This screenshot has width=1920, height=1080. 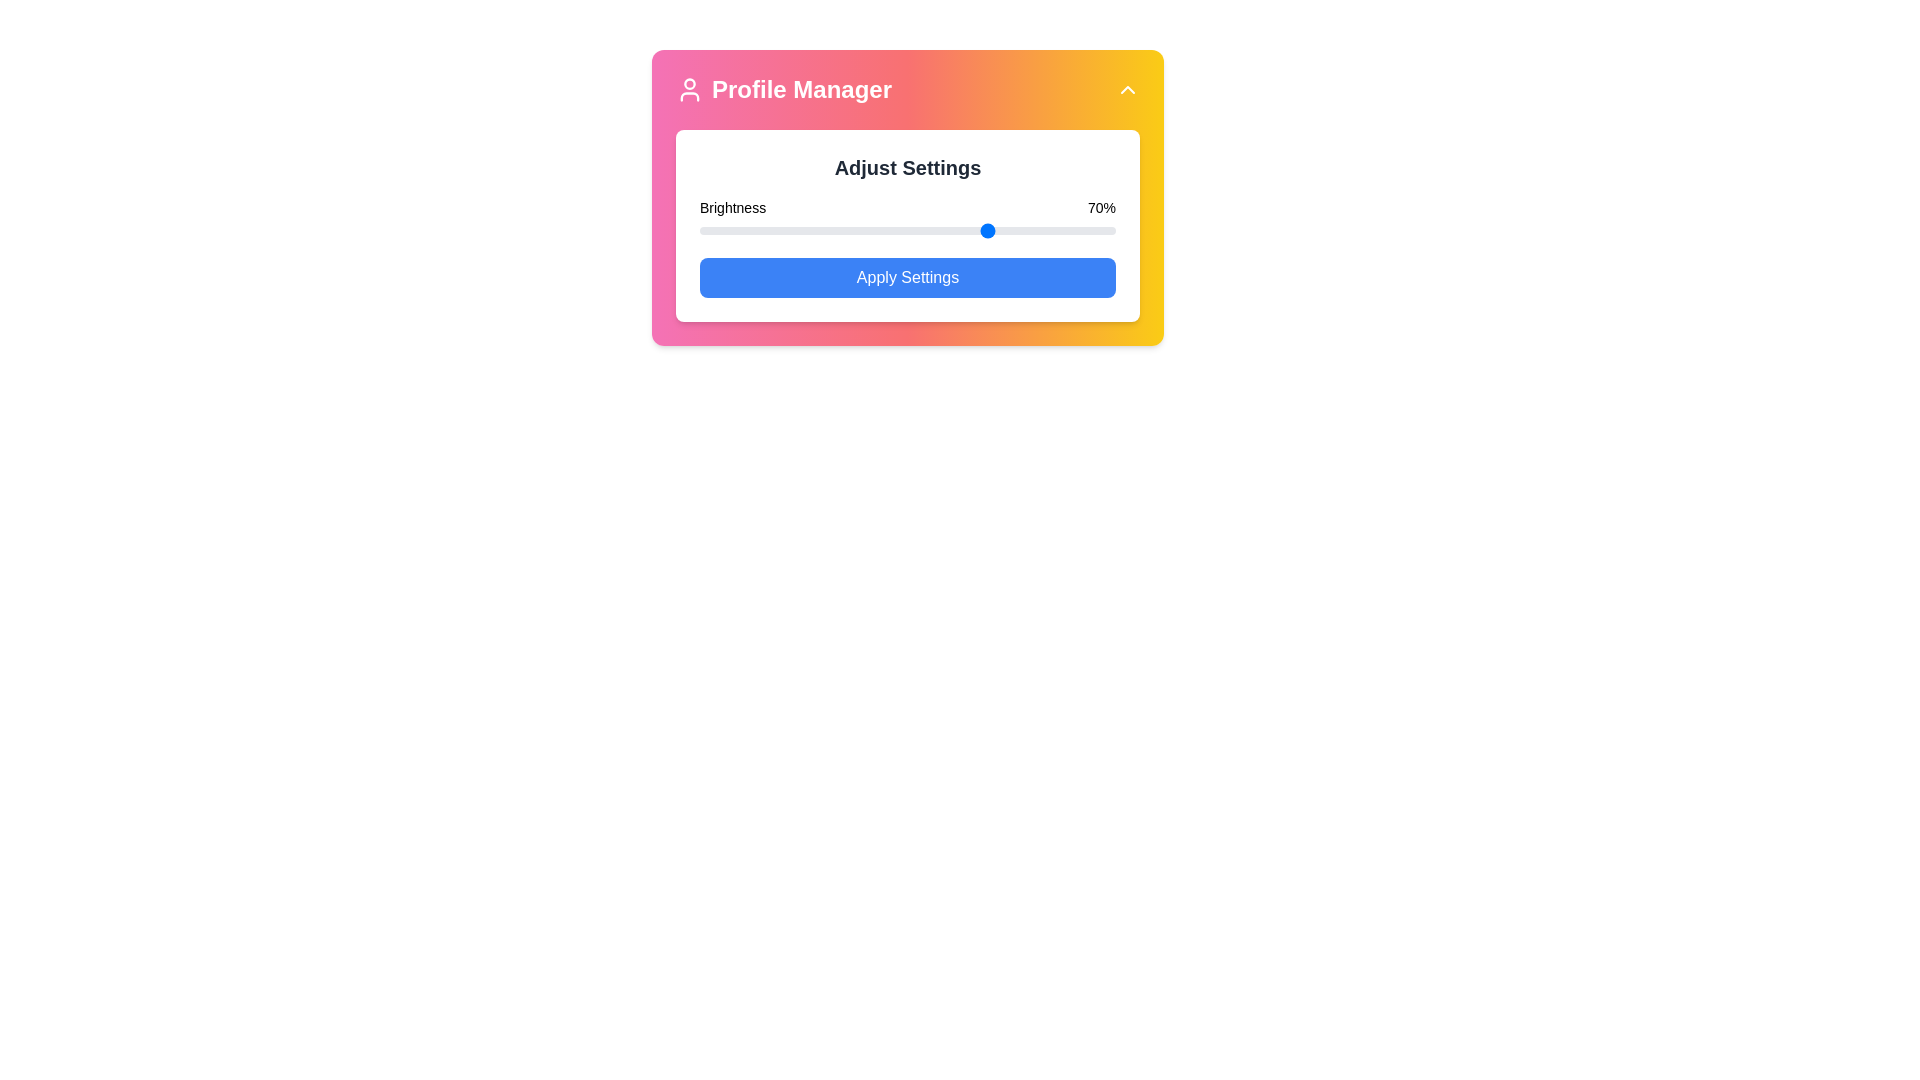 I want to click on the user silhouette icon with a white stroke on a pink background in the Profile Manager section for accessibility, so click(x=690, y=88).